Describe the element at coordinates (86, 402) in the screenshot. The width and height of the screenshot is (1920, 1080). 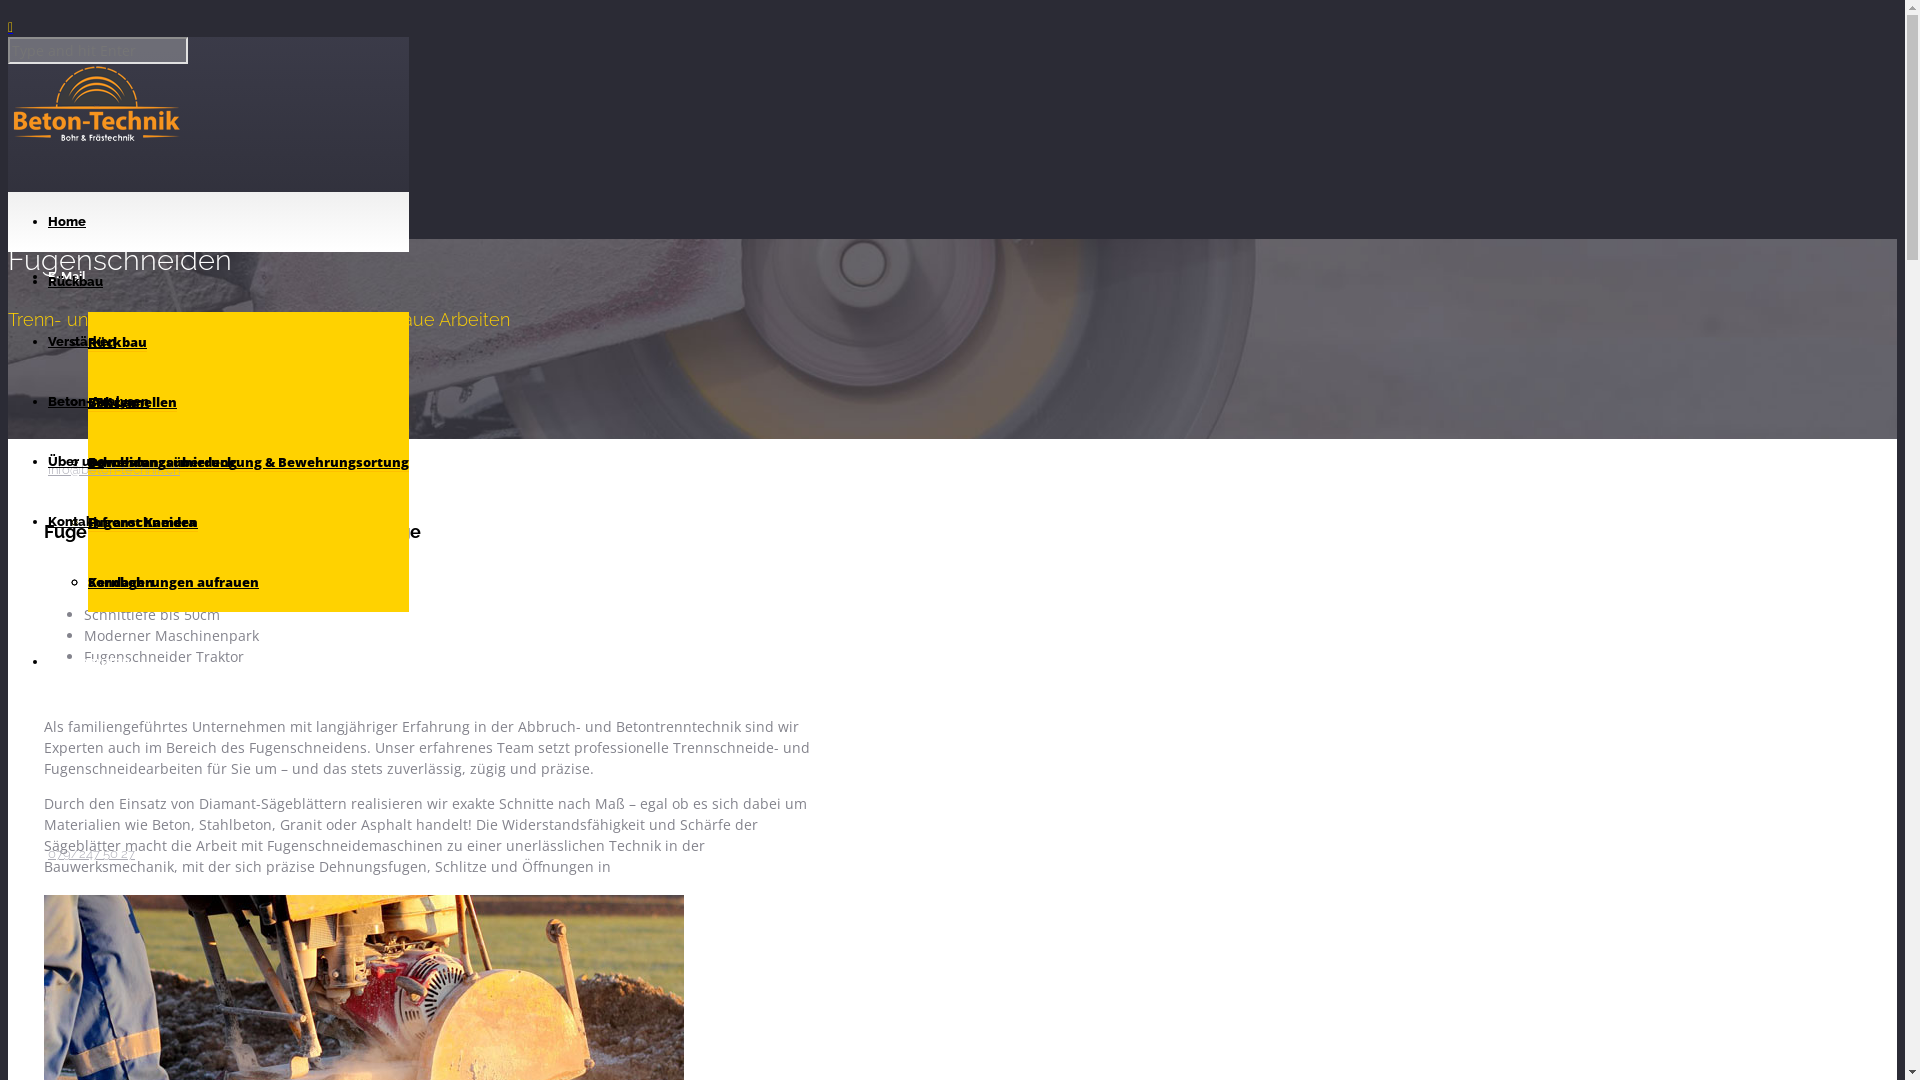
I see `'CFK Lamellen'` at that location.